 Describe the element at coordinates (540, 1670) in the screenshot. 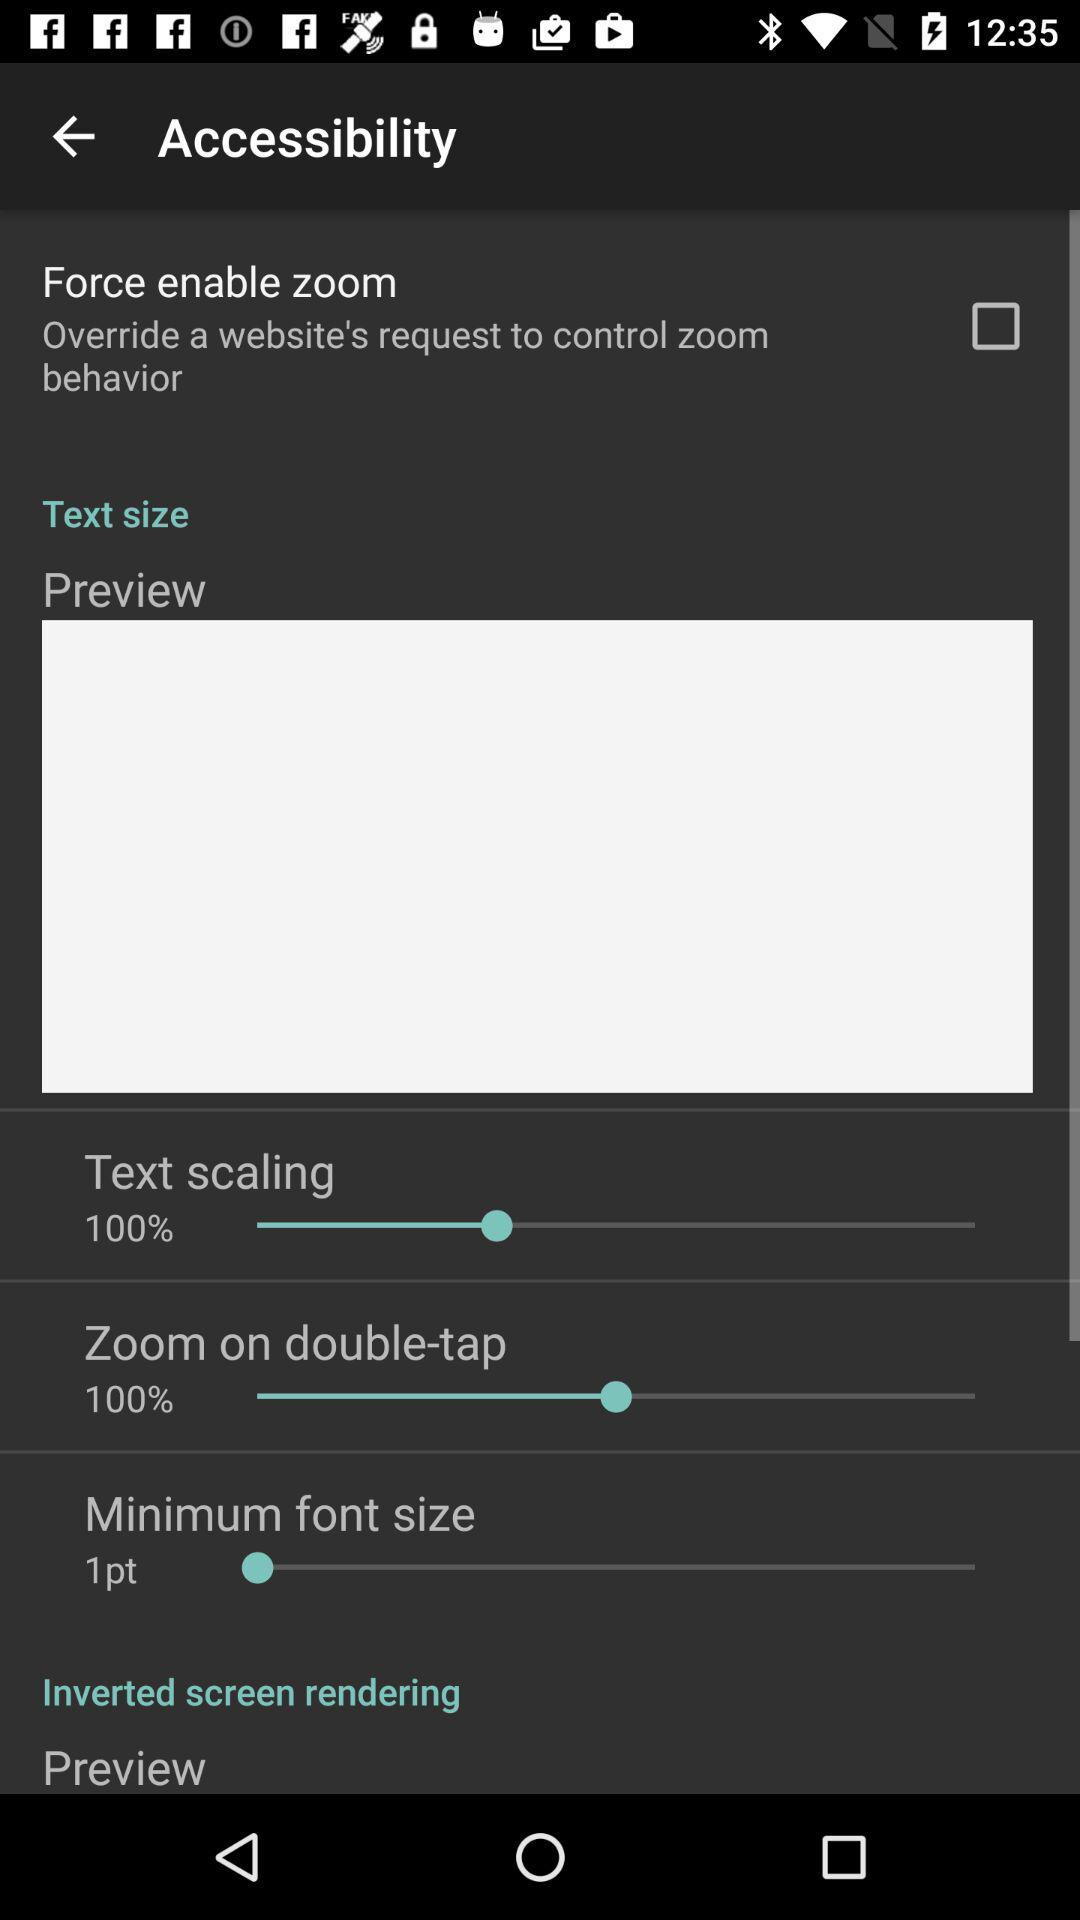

I see `item above the preview icon` at that location.